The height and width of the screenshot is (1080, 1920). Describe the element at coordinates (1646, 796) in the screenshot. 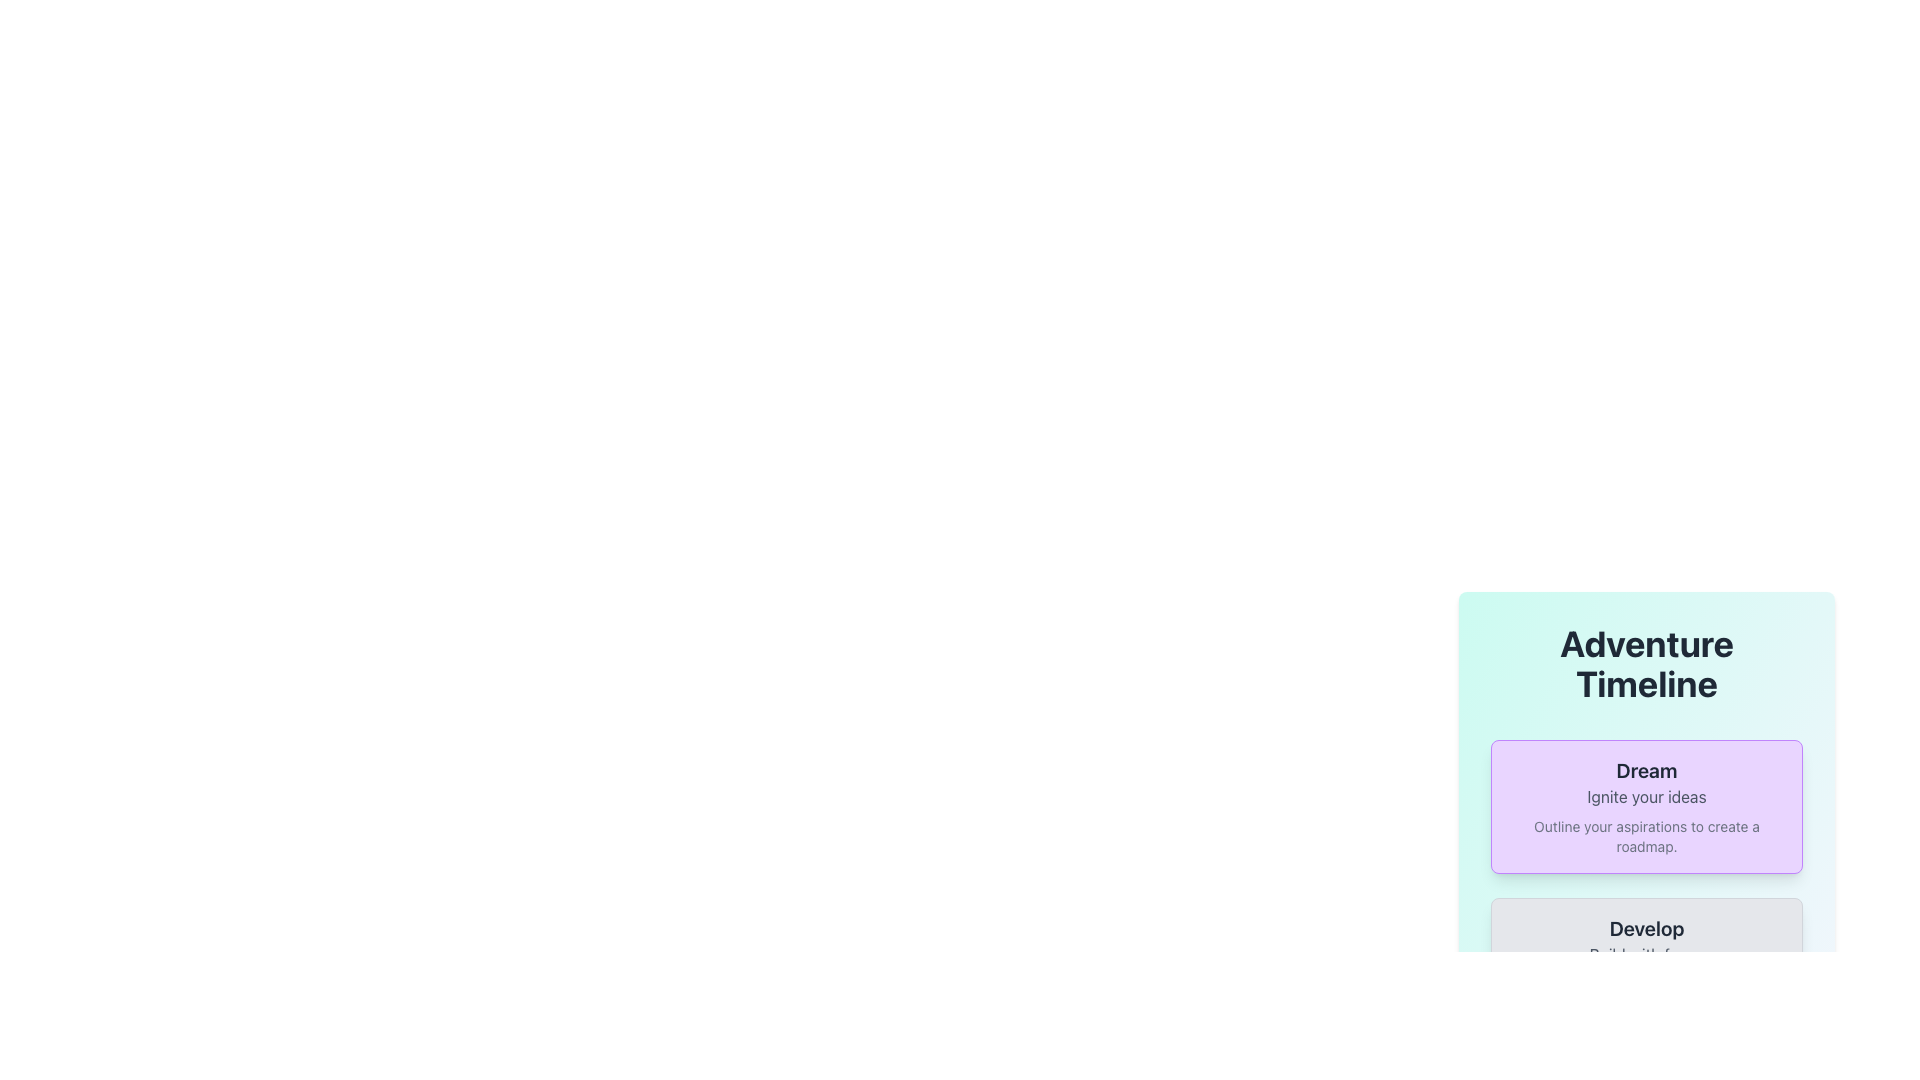

I see `the descriptive text element located within the purple card, which provides context related to the title 'Dream'` at that location.